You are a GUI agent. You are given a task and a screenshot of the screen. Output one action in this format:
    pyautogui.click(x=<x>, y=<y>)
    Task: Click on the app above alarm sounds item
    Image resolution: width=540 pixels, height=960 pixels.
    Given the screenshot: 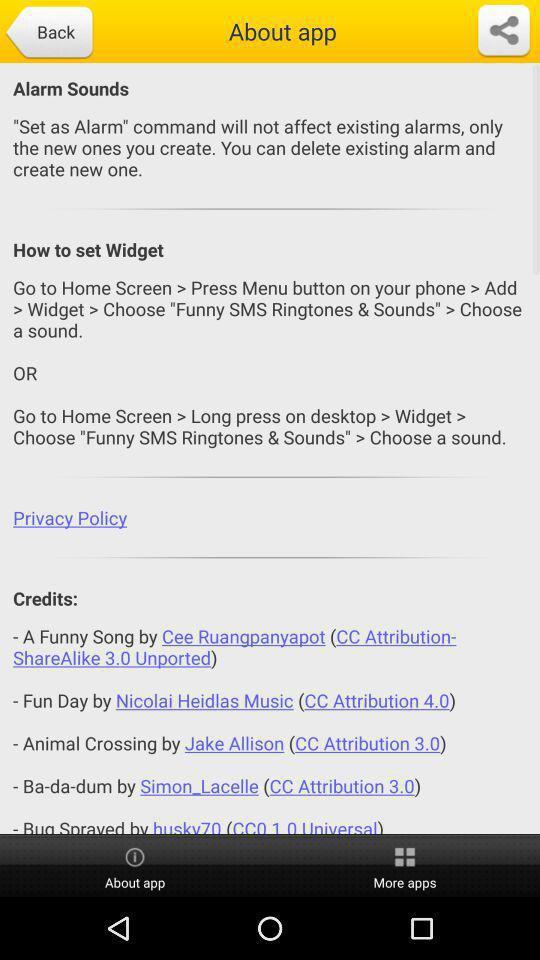 What is the action you would take?
    pyautogui.click(x=48, y=32)
    